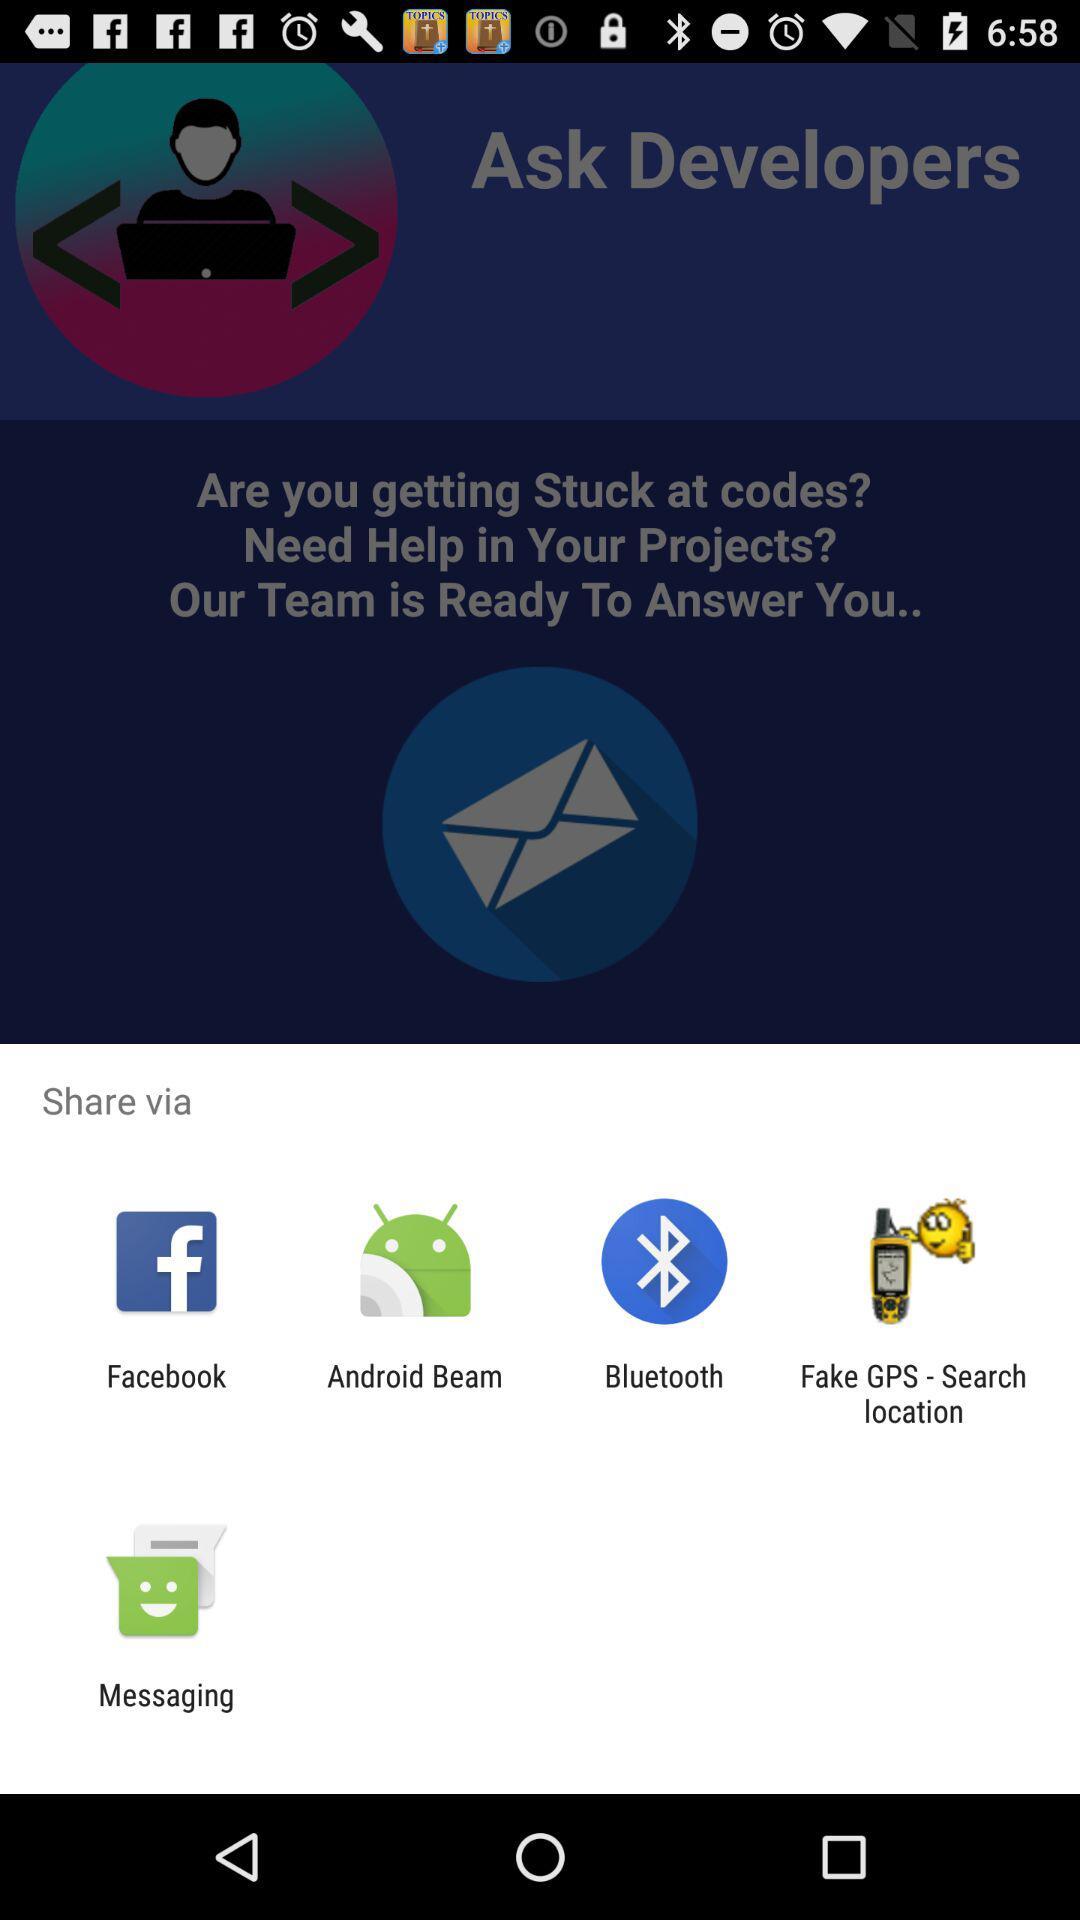 This screenshot has width=1080, height=1920. I want to click on app at the bottom right corner, so click(913, 1392).